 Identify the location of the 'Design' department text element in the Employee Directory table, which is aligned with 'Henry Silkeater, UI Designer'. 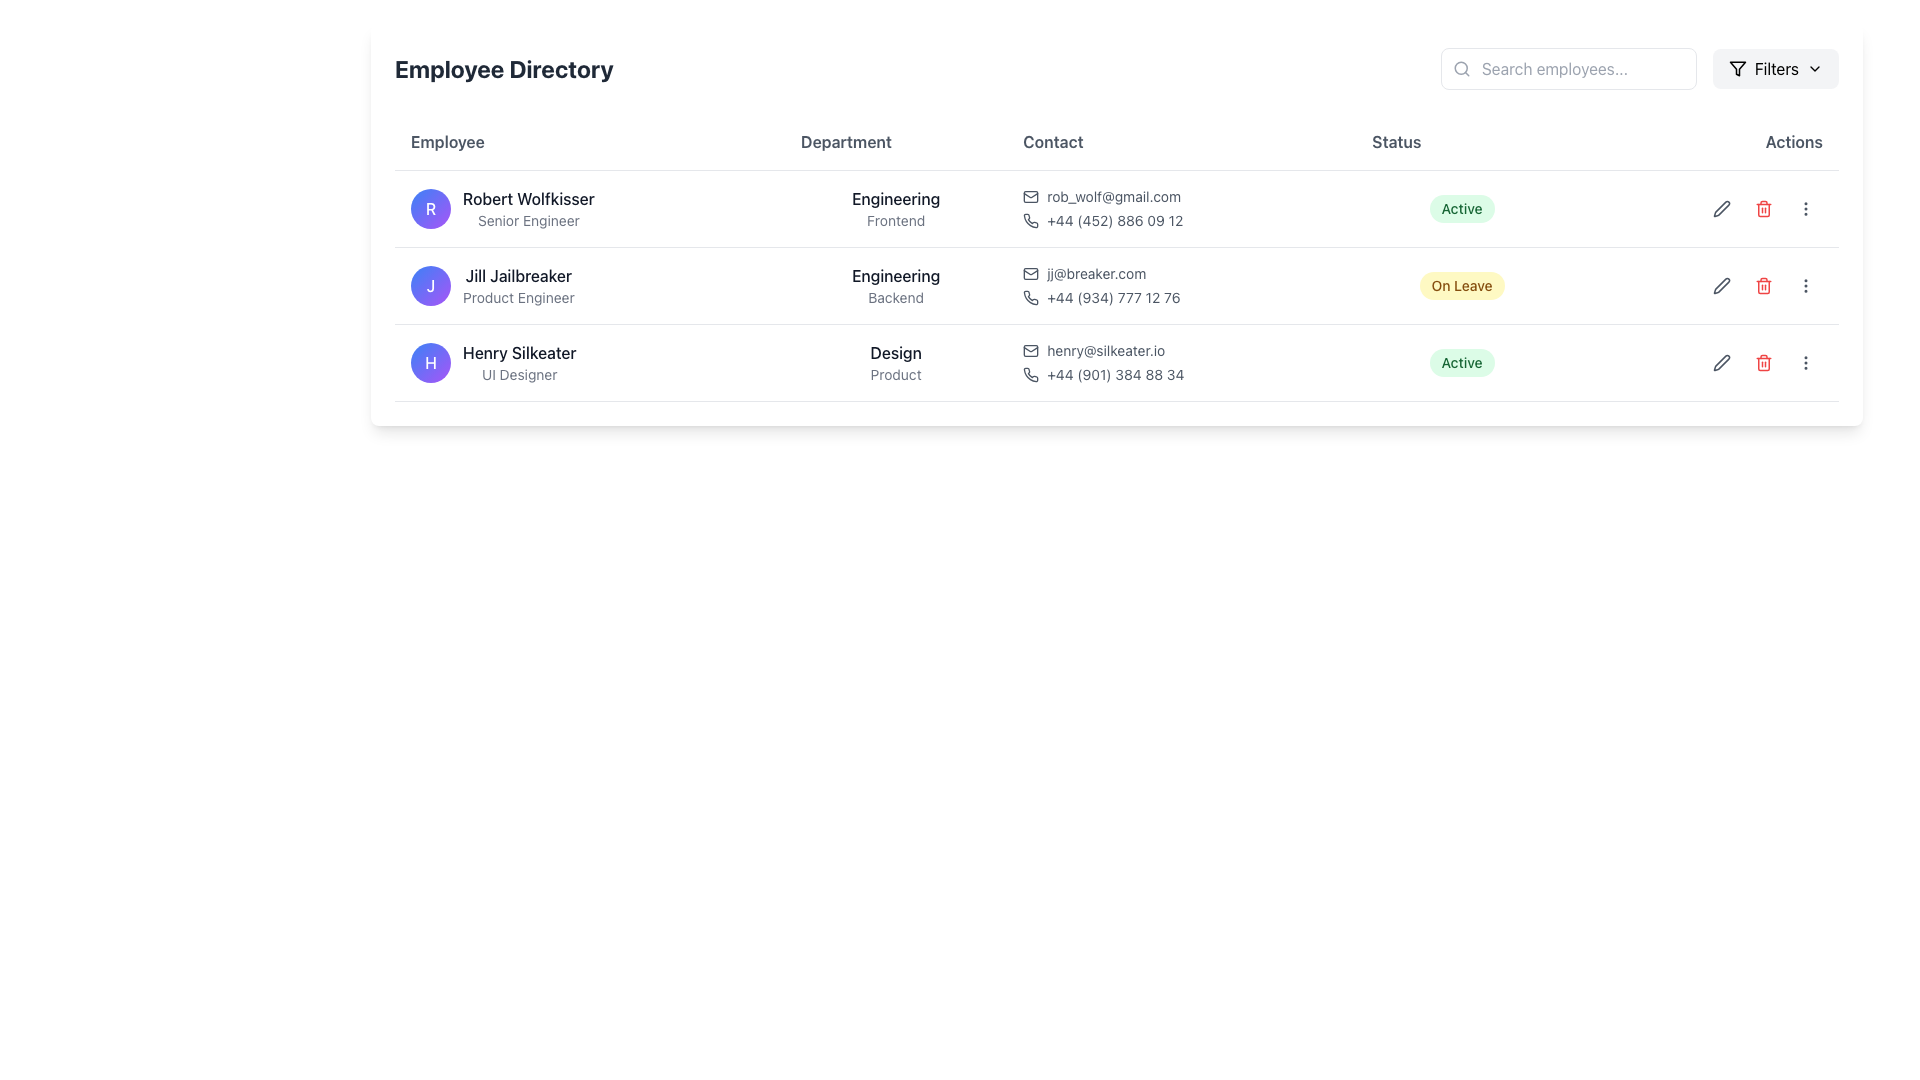
(895, 362).